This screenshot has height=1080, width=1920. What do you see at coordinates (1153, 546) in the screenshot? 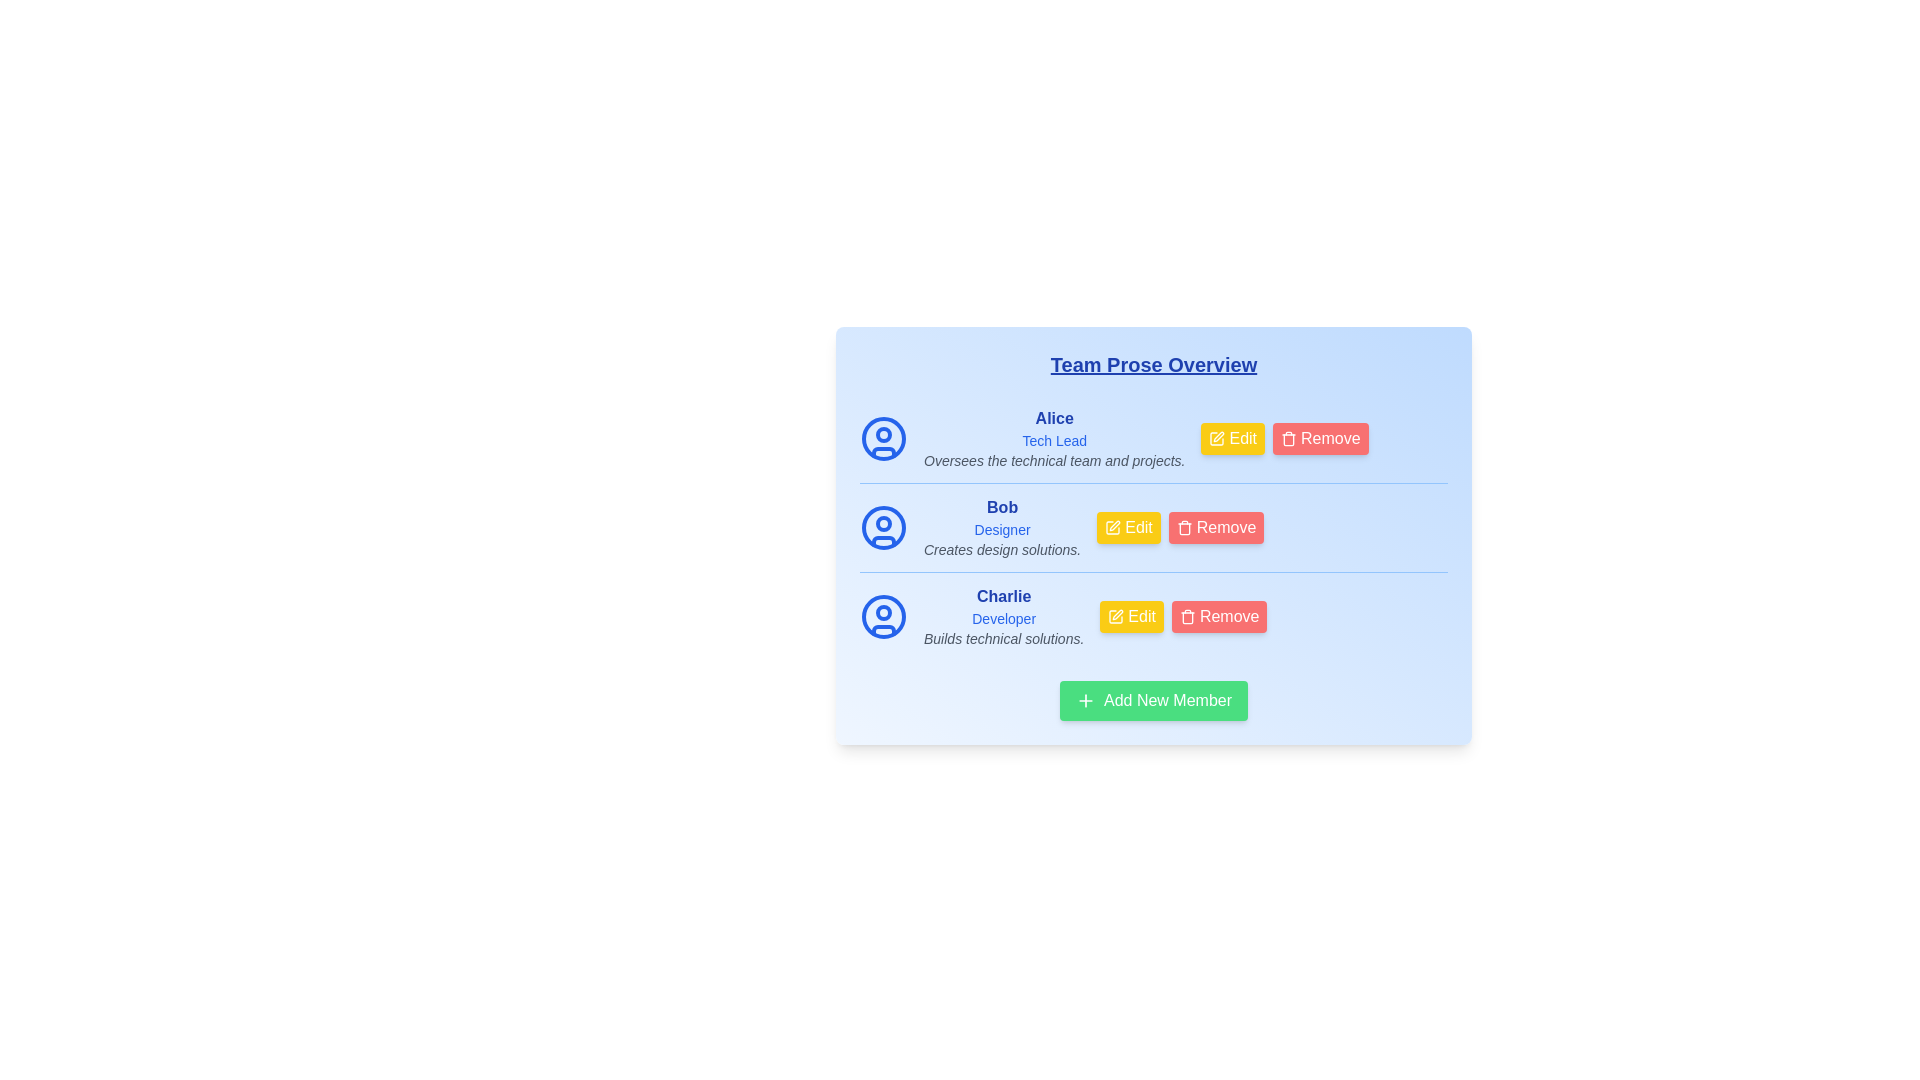
I see `the edit button for team member 'Bob' to initiate editing of his details` at bounding box center [1153, 546].